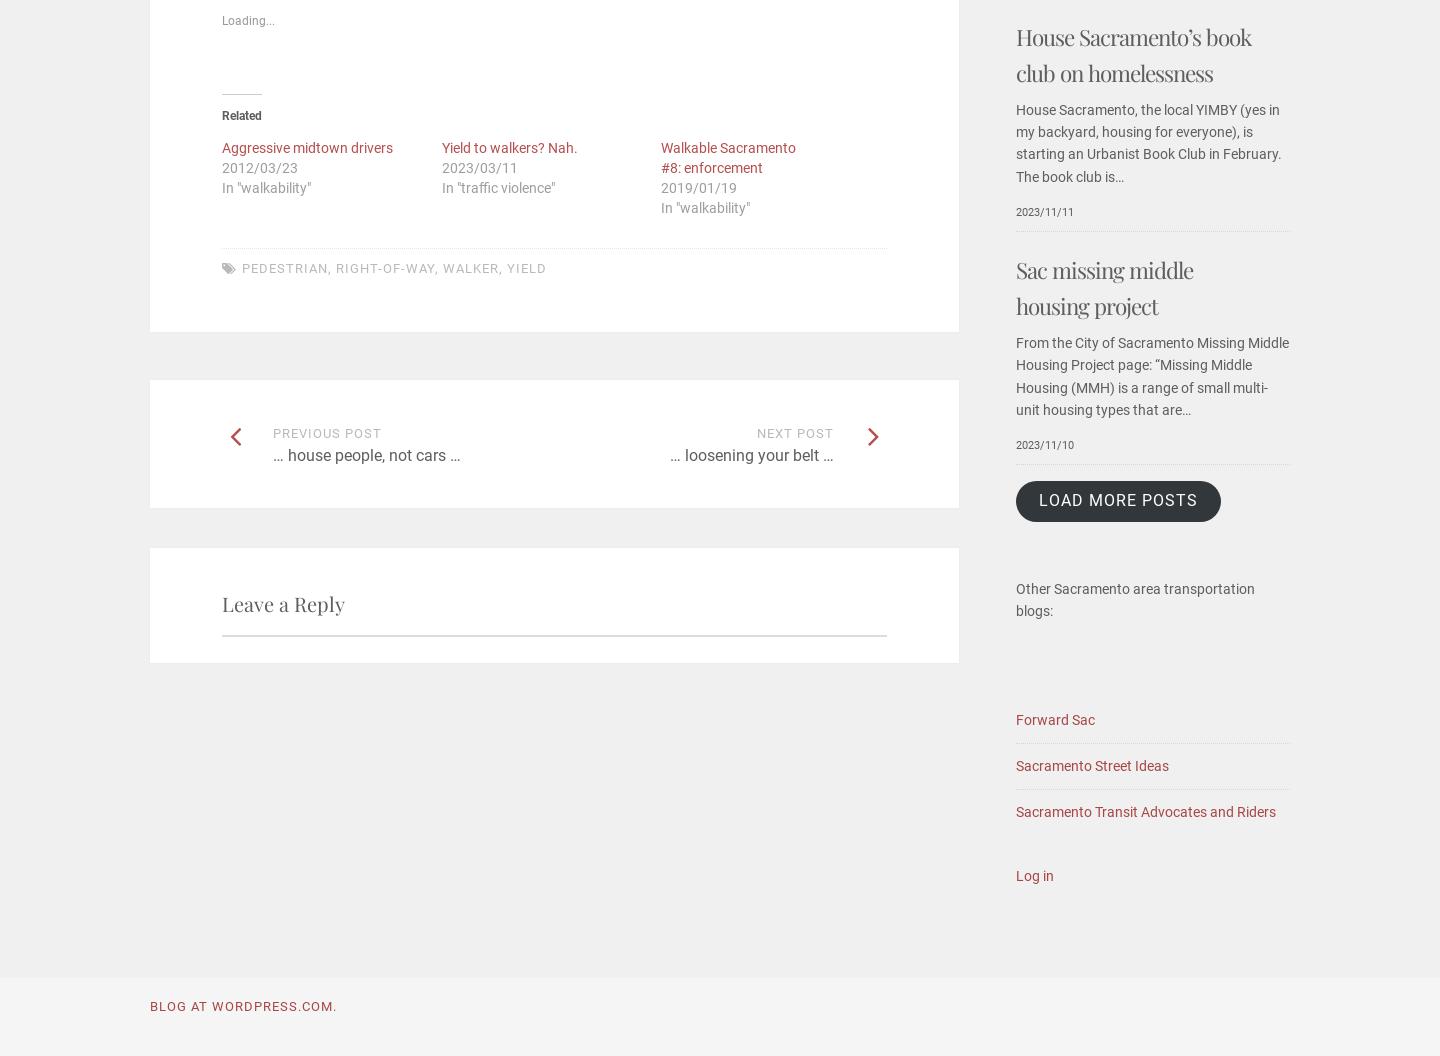 The height and width of the screenshot is (1056, 1440). I want to click on '2023/11/10', so click(1045, 445).